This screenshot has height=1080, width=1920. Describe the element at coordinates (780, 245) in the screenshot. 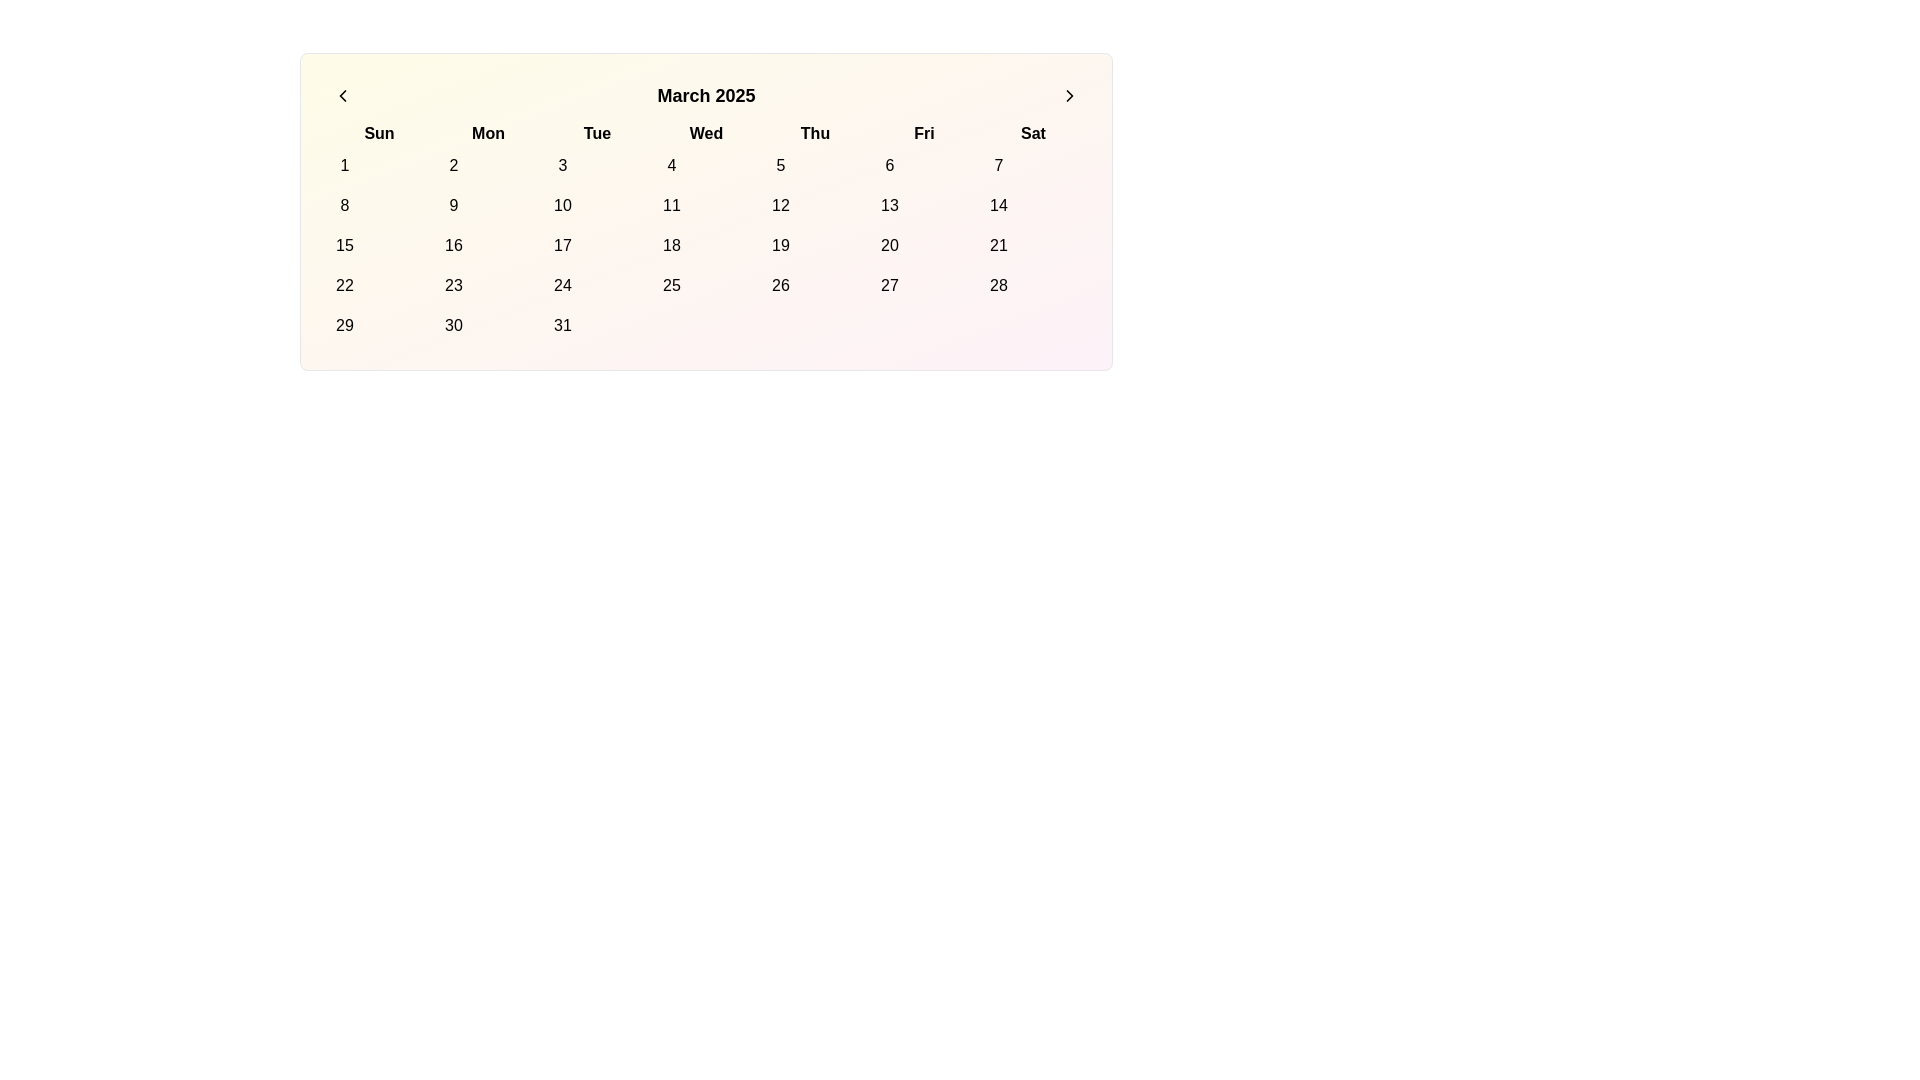

I see `the circular button displaying '19' in the calendar grid under 'Thu' (Thursday)` at that location.